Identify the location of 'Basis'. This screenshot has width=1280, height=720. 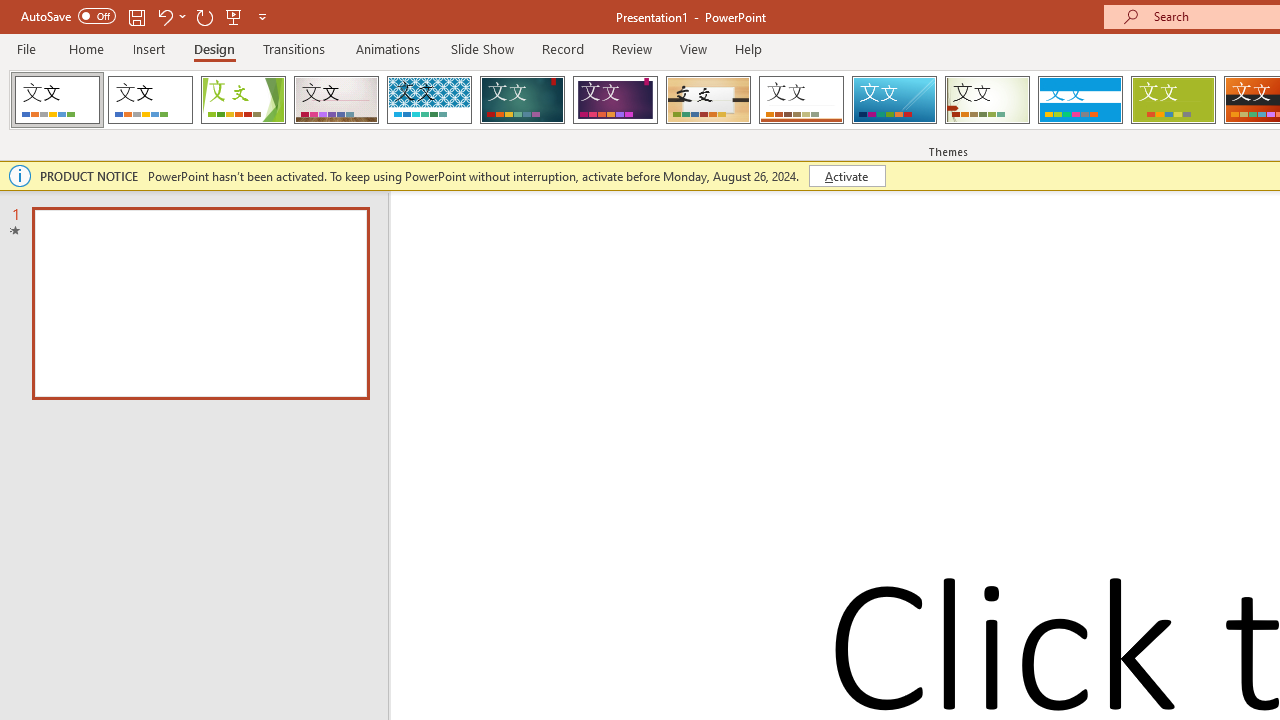
(1173, 100).